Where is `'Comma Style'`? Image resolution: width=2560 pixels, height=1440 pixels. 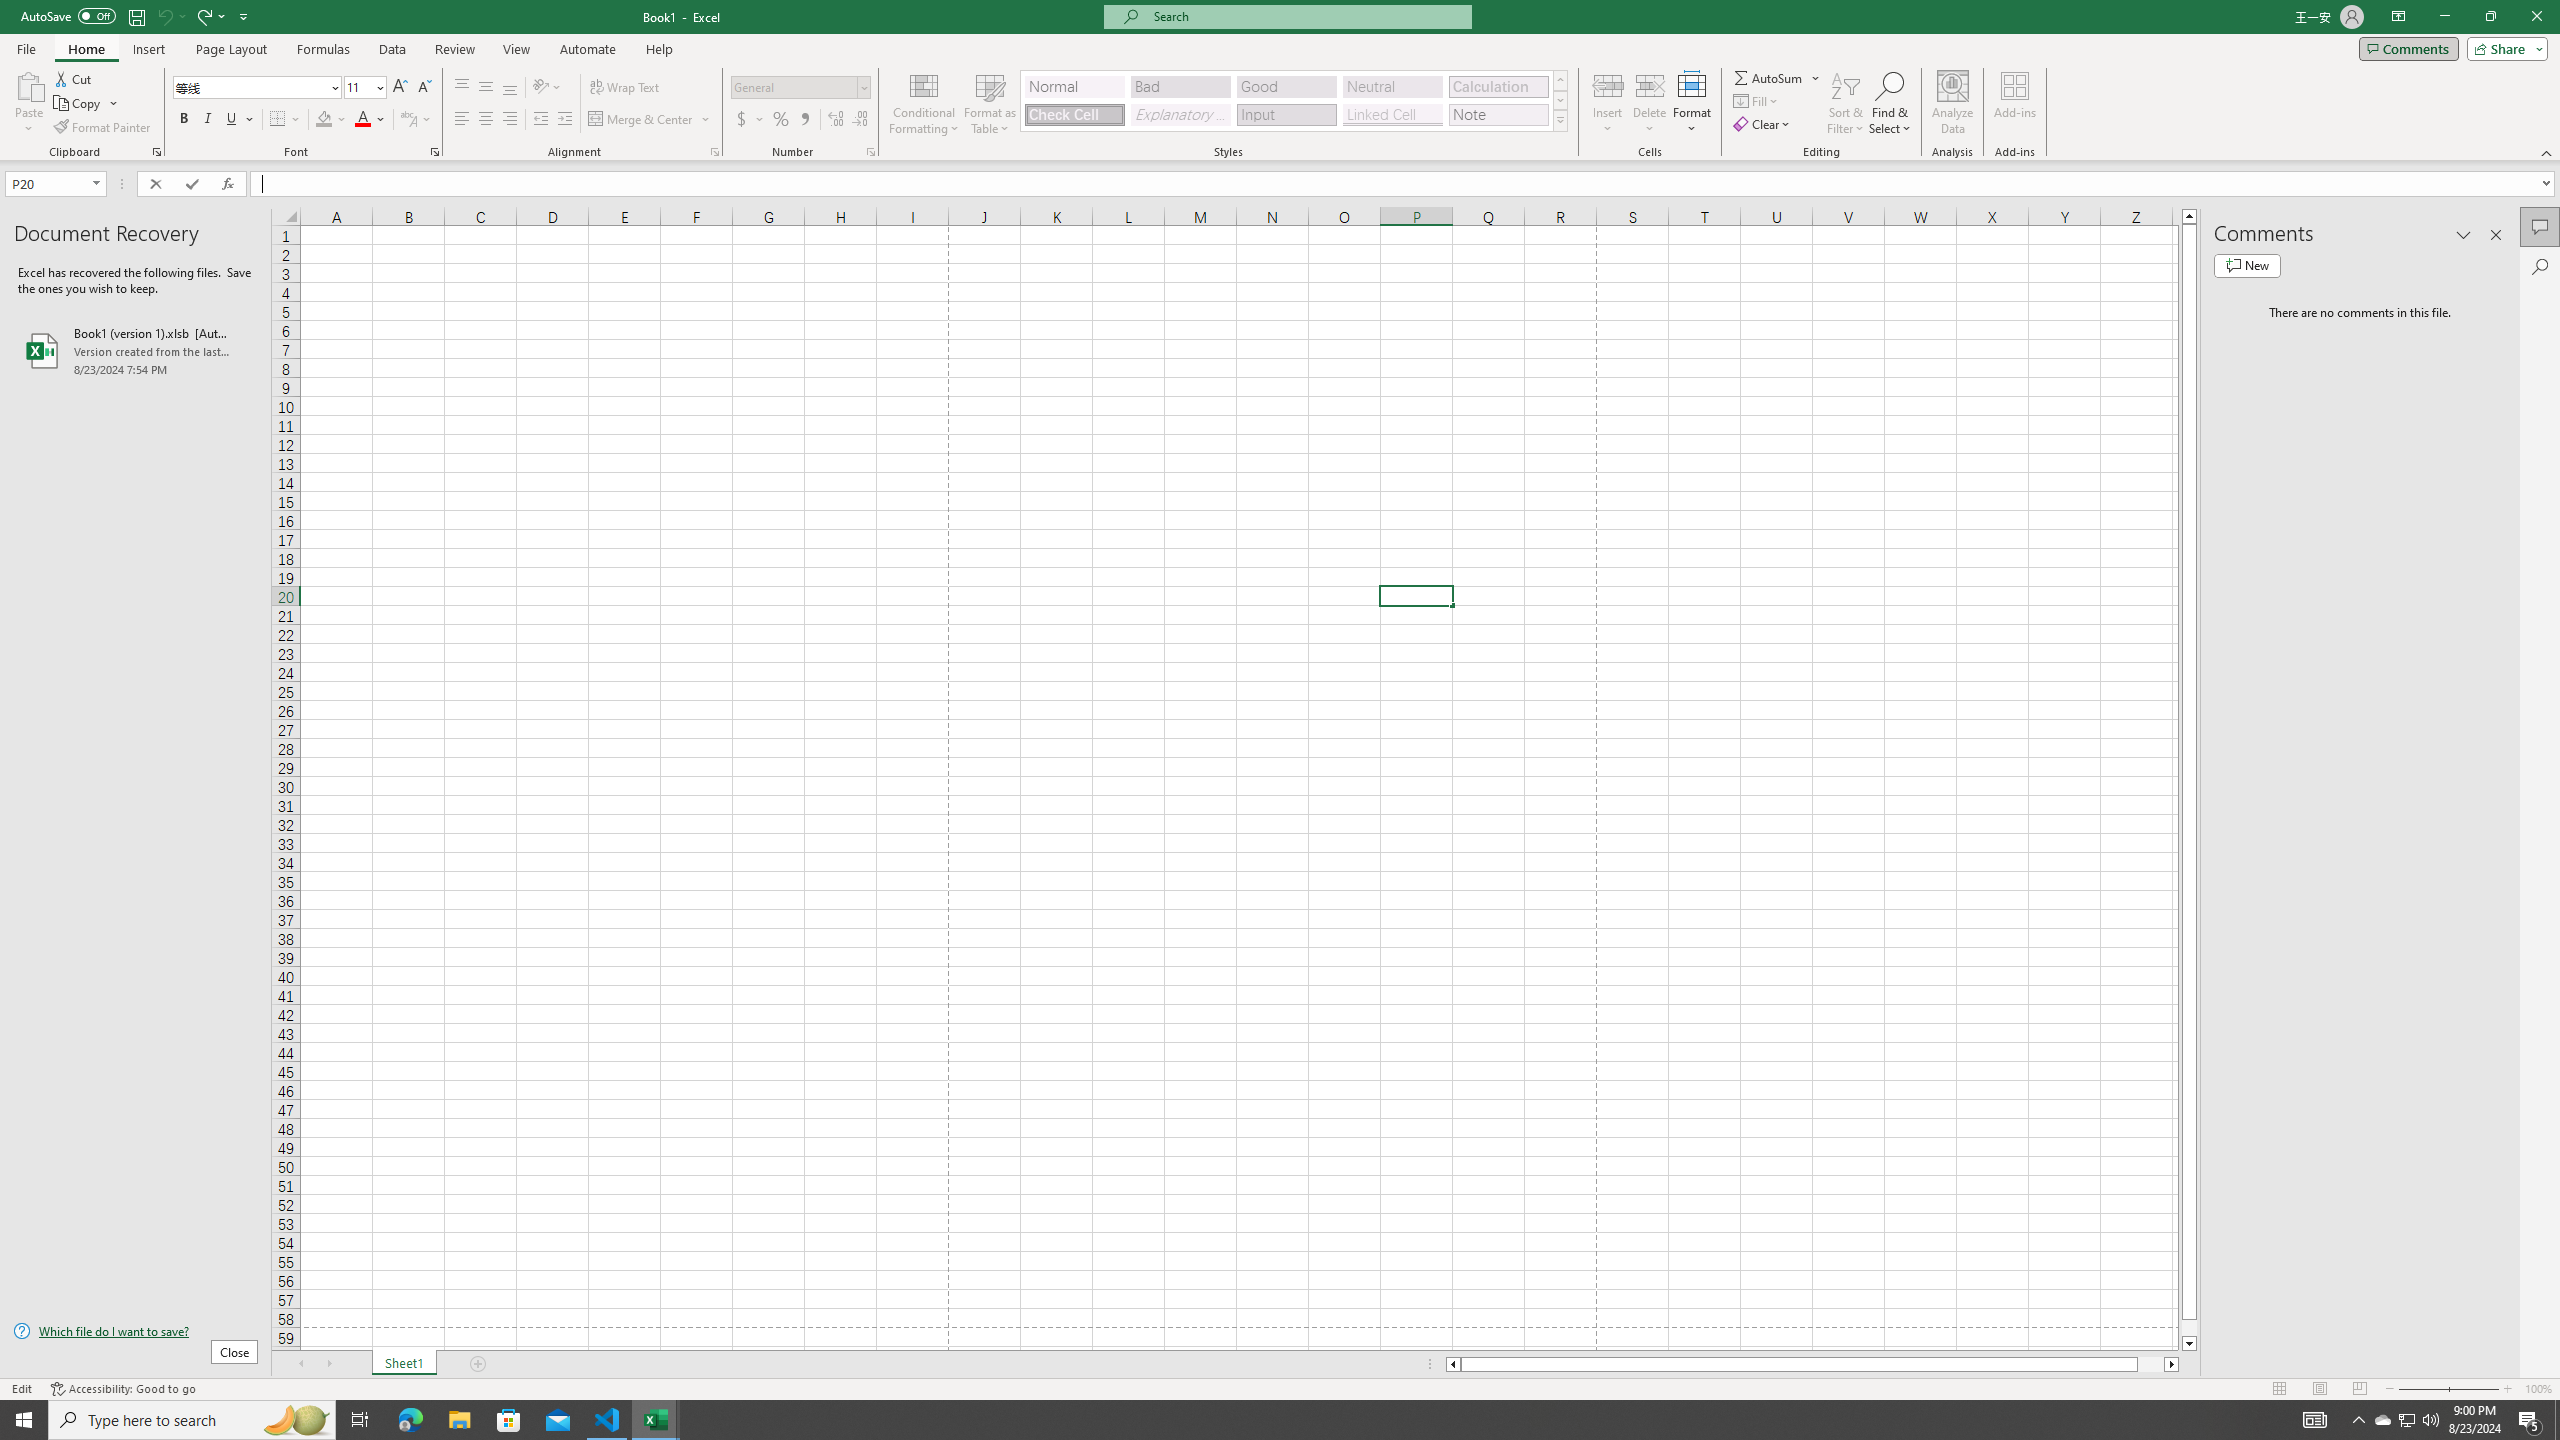 'Comma Style' is located at coordinates (804, 118).